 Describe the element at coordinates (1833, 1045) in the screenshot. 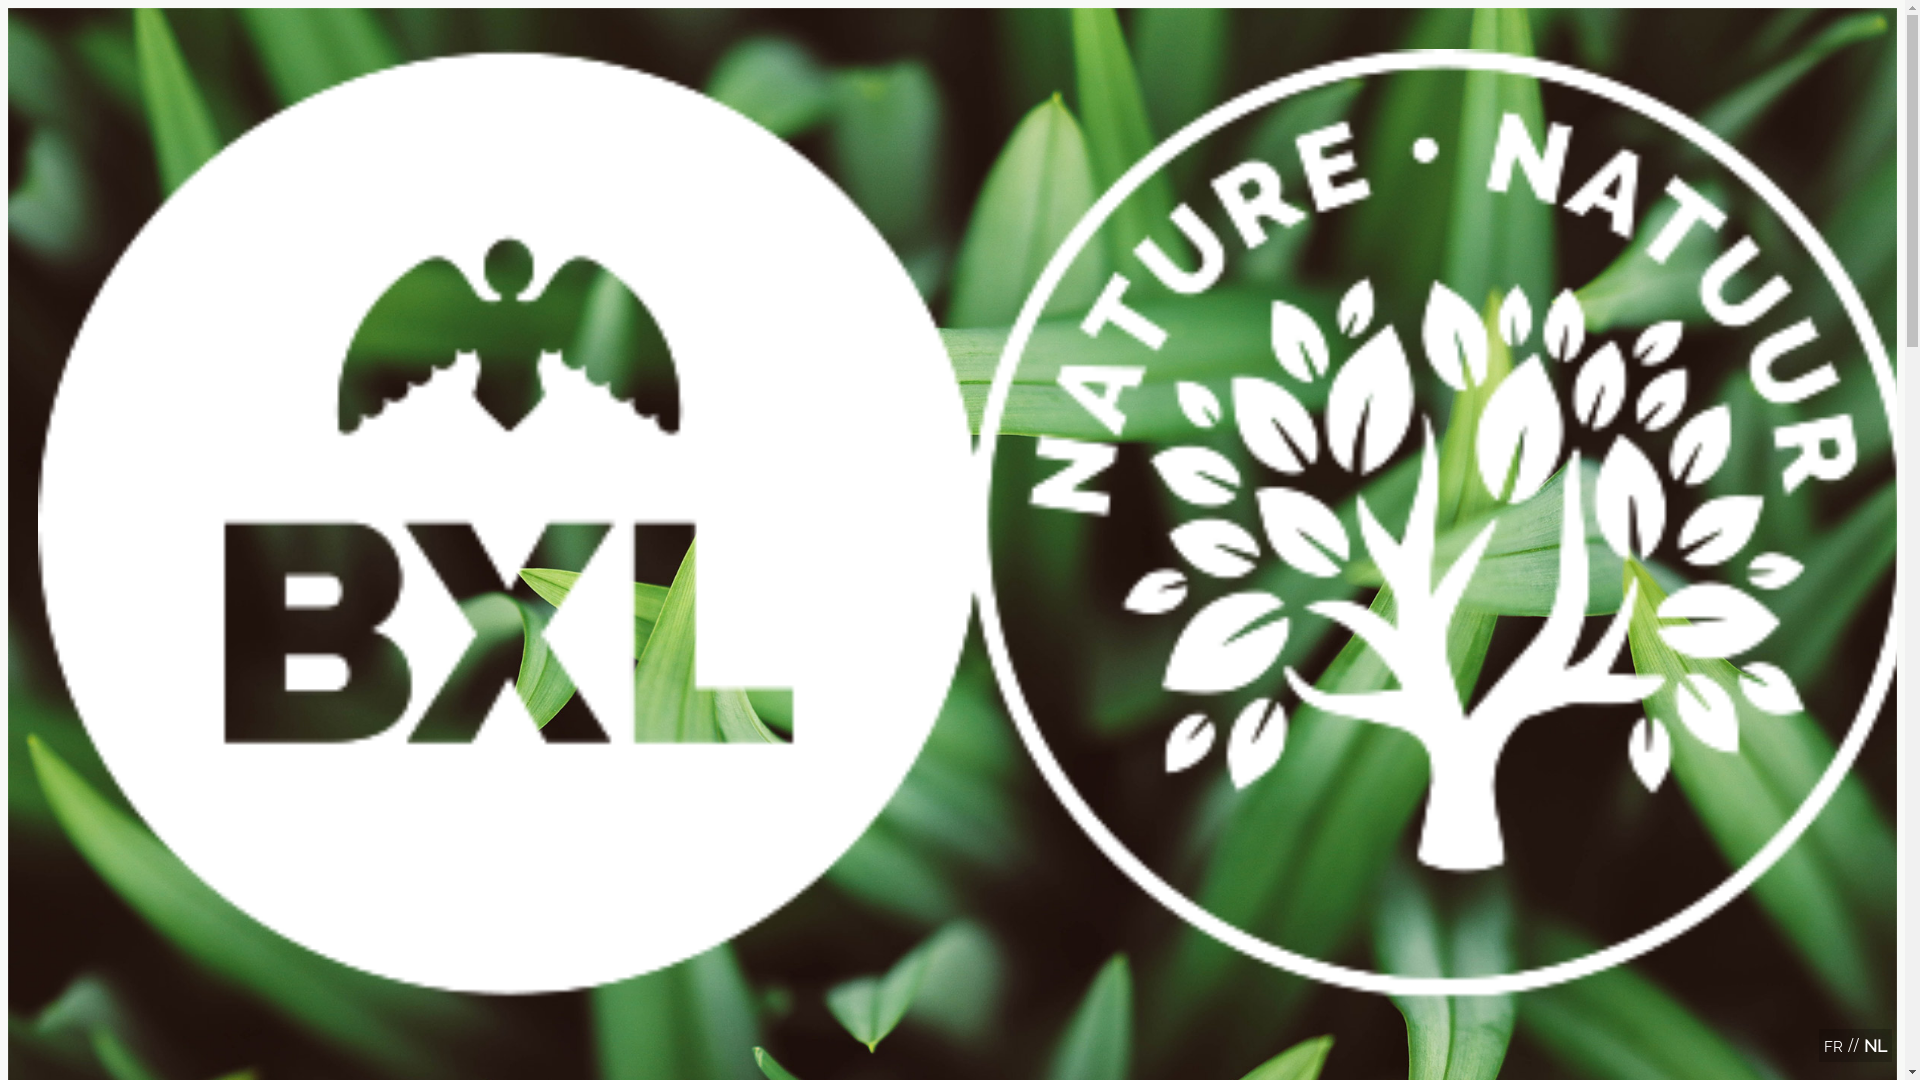

I see `'FR'` at that location.